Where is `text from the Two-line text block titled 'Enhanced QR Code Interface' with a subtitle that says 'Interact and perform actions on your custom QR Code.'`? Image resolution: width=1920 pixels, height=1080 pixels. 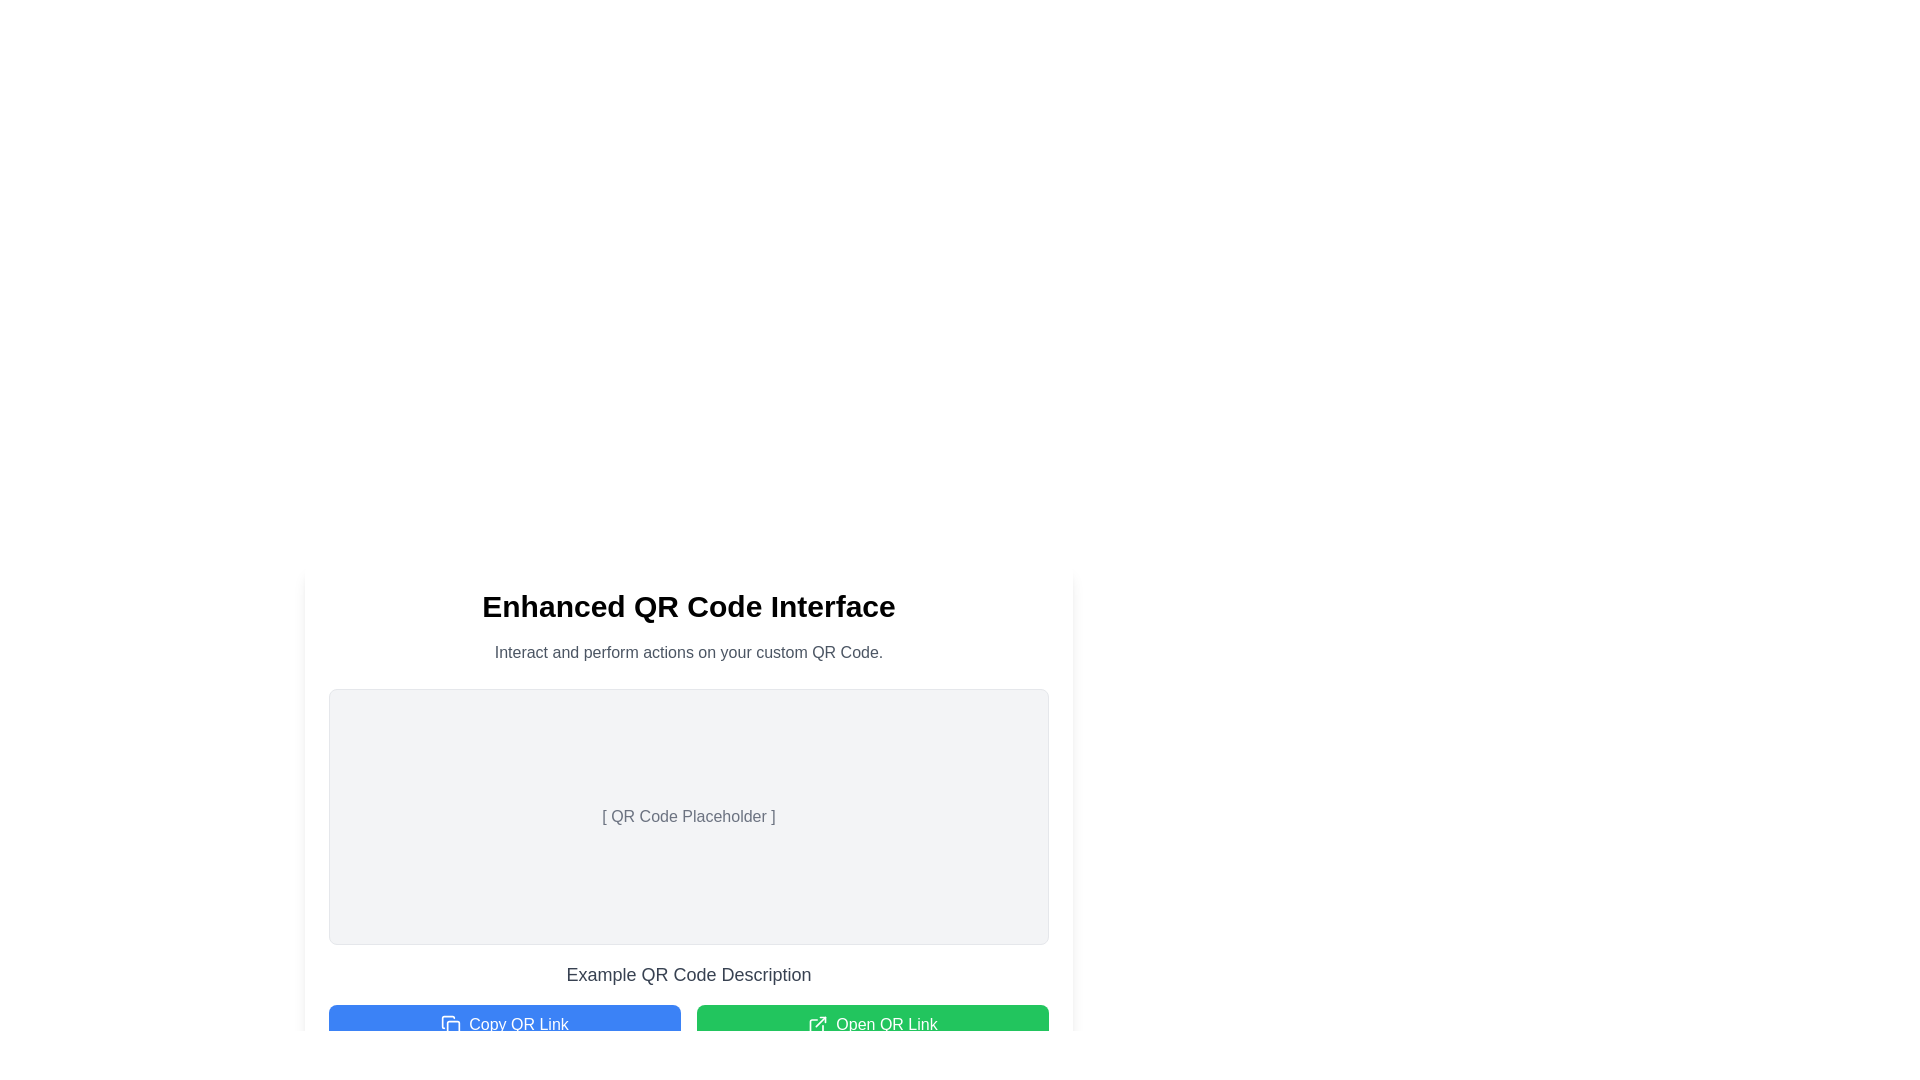 text from the Two-line text block titled 'Enhanced QR Code Interface' with a subtitle that says 'Interact and perform actions on your custom QR Code.' is located at coordinates (689, 626).